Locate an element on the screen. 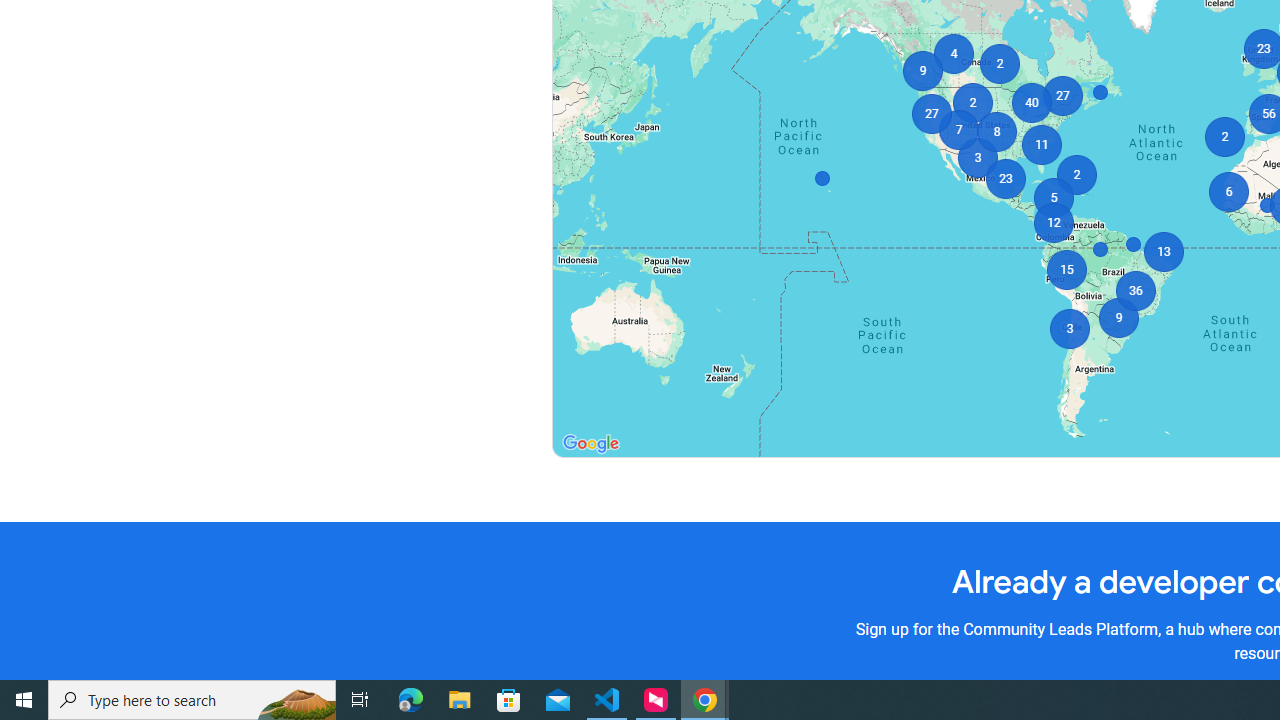  '36' is located at coordinates (1135, 290).